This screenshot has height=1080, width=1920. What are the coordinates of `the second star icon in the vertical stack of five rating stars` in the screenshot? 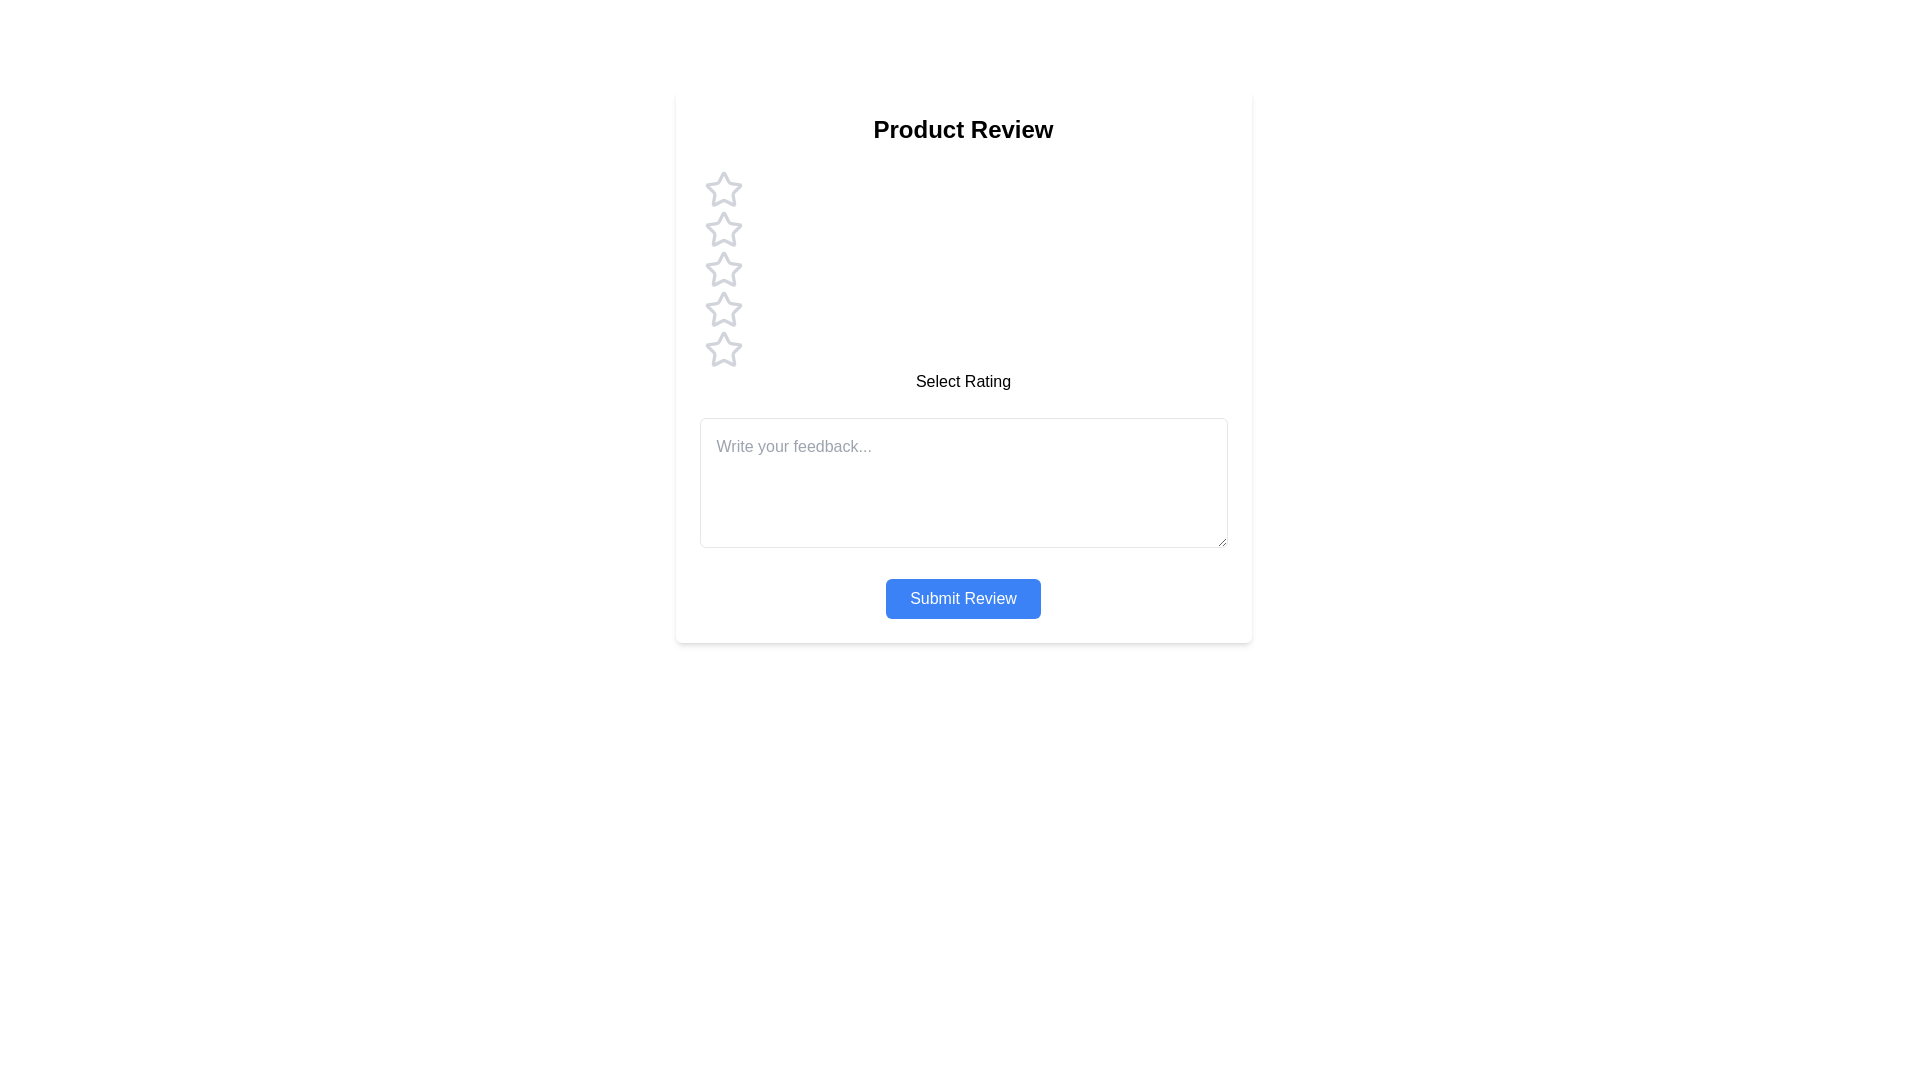 It's located at (722, 229).